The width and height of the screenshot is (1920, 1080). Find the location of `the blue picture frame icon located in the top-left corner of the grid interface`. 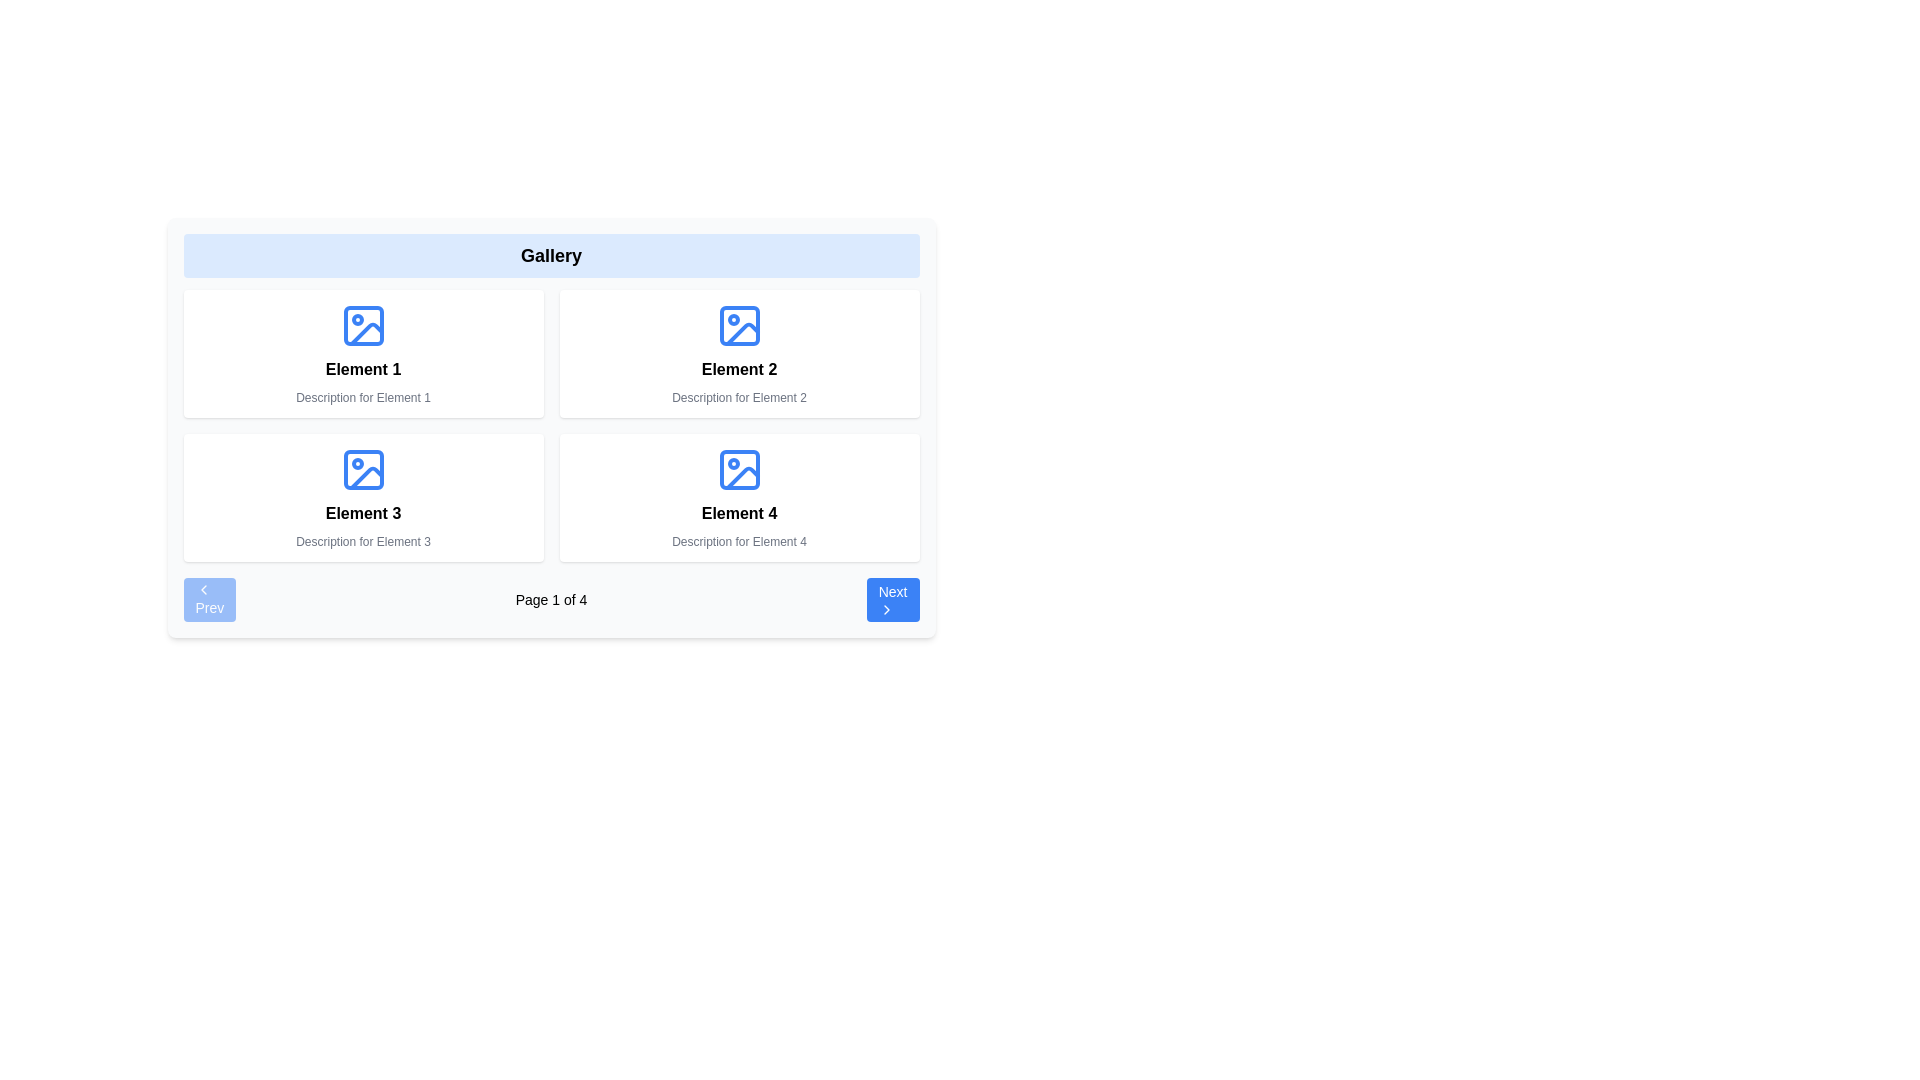

the blue picture frame icon located in the top-left corner of the grid interface is located at coordinates (363, 325).